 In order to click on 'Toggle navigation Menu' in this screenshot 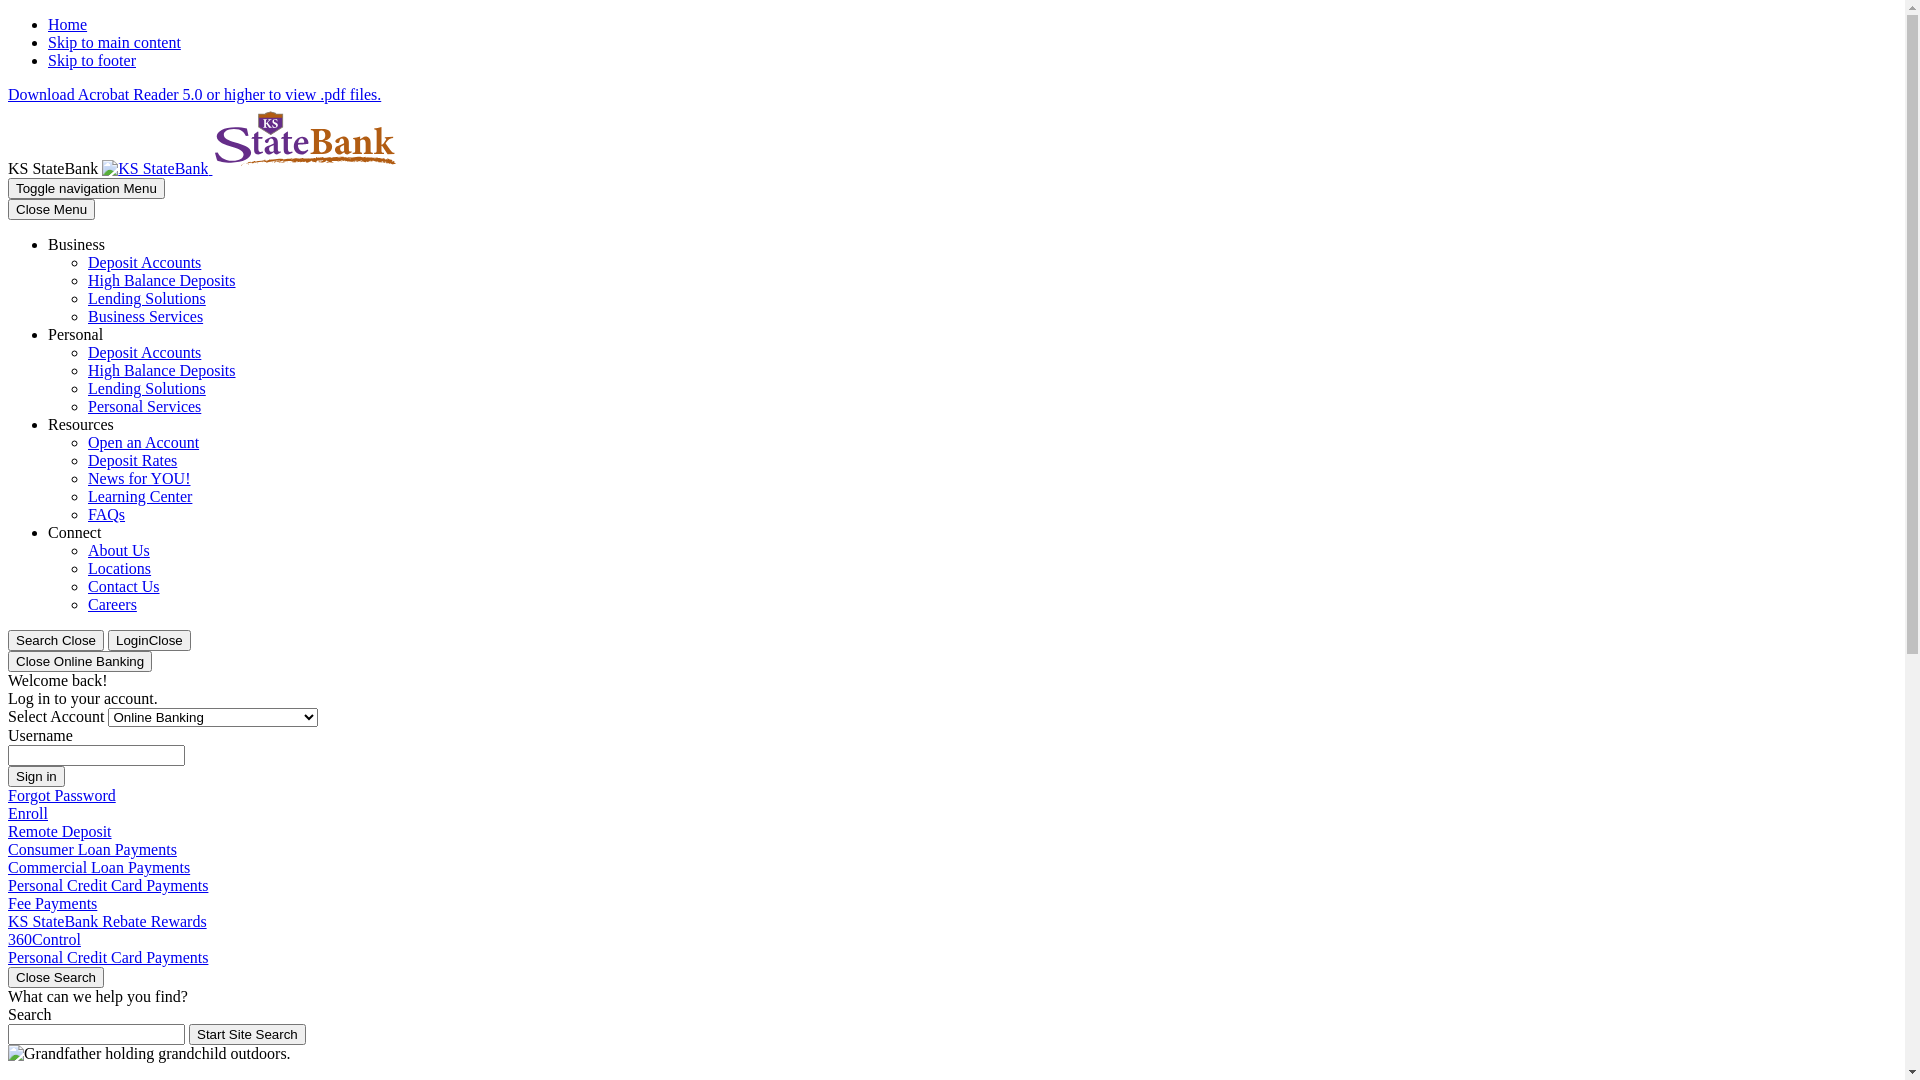, I will do `click(85, 188)`.